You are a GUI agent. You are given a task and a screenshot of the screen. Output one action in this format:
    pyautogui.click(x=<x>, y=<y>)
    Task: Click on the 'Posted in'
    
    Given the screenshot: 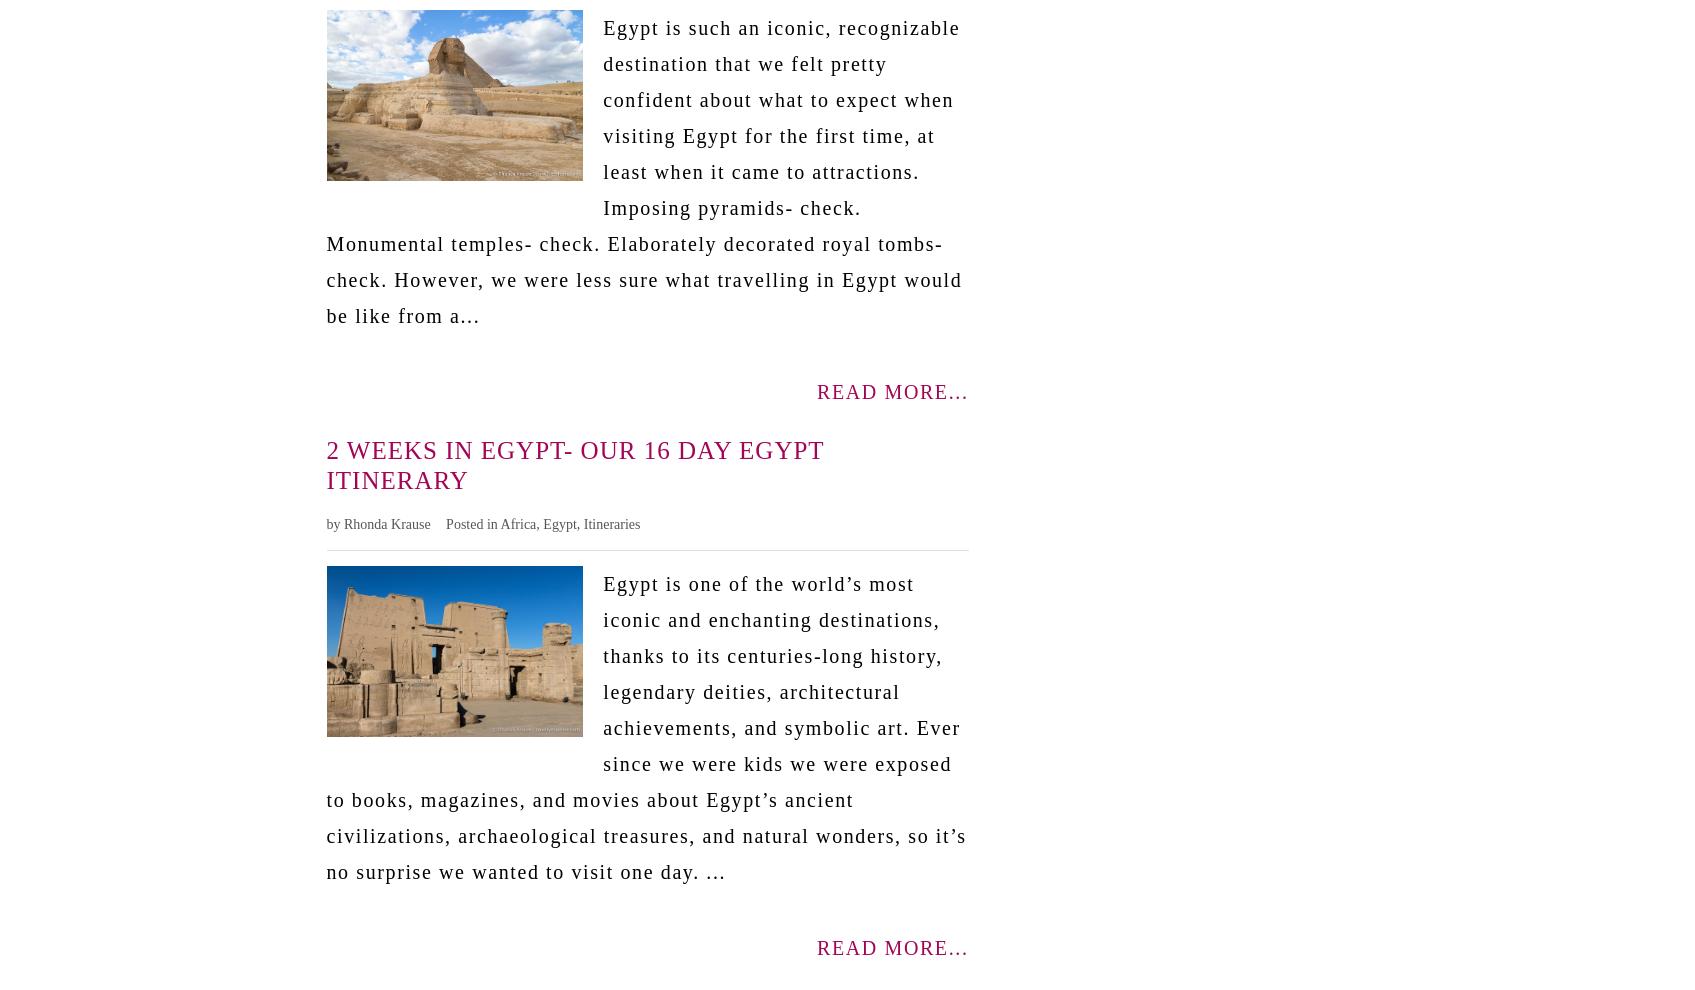 What is the action you would take?
    pyautogui.click(x=445, y=522)
    